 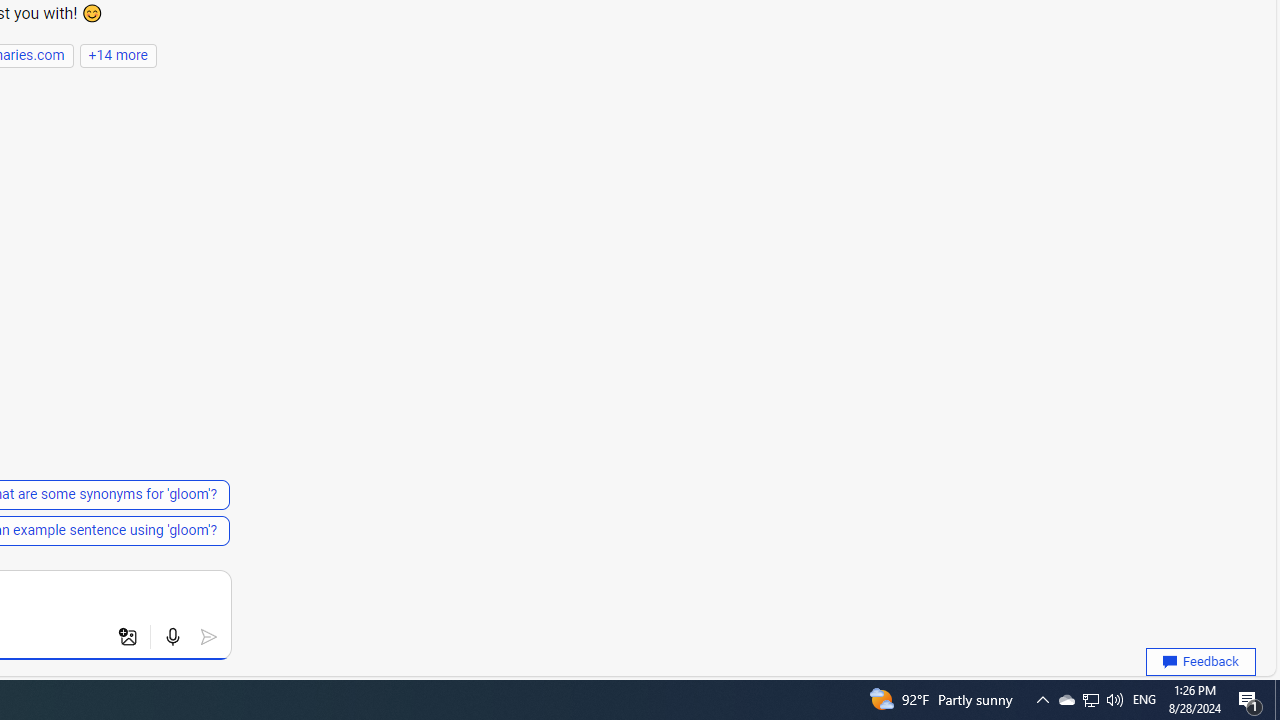 What do you see at coordinates (117, 54) in the screenshot?
I see `'+14 more'` at bounding box center [117, 54].